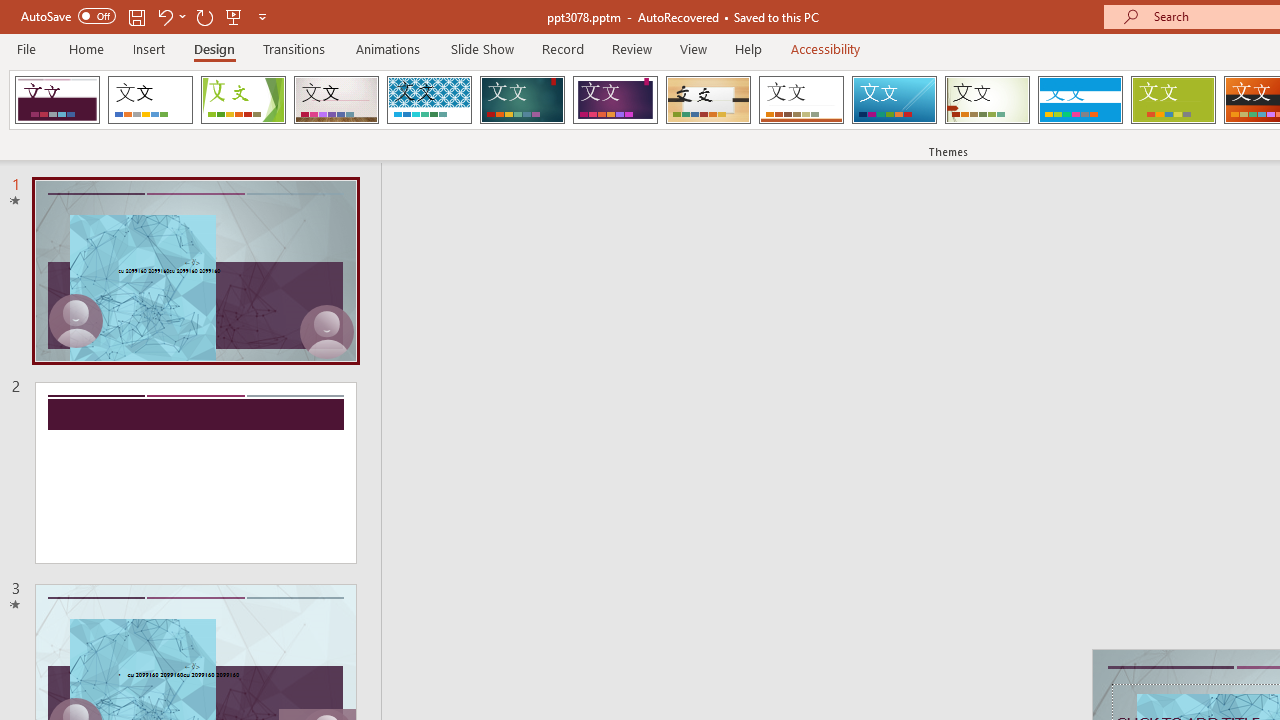 The width and height of the screenshot is (1280, 720). Describe the element at coordinates (204, 16) in the screenshot. I see `'Redo'` at that location.